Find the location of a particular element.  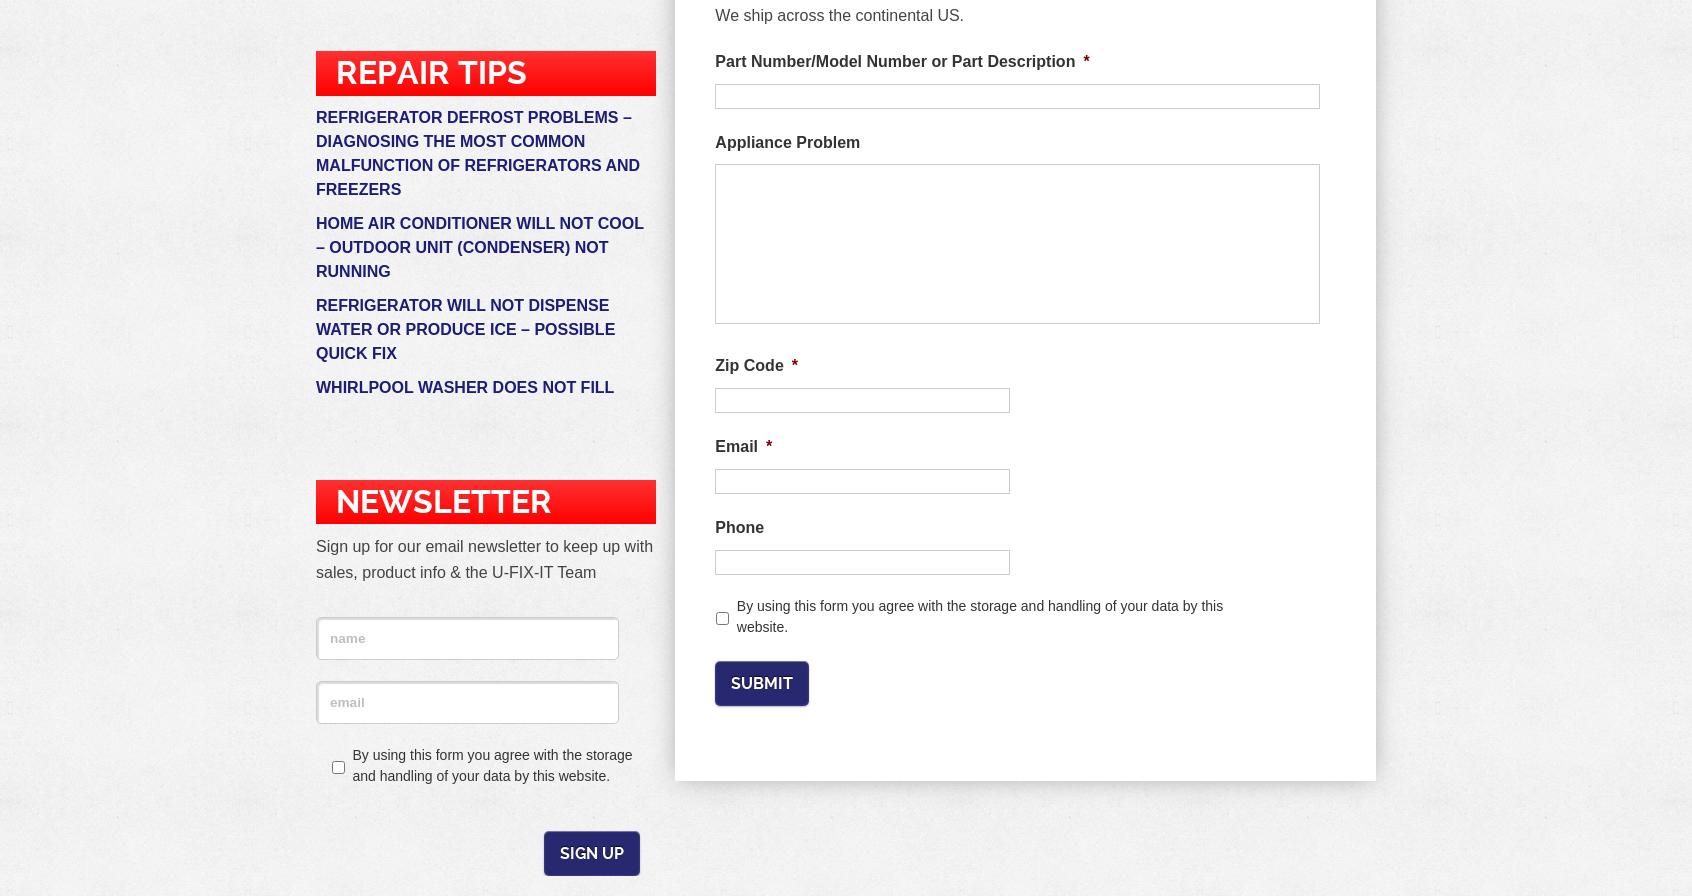

'Sign up for our email newsletter to keep up with sales, product info & the U-FIX-IT Team' is located at coordinates (483, 559).